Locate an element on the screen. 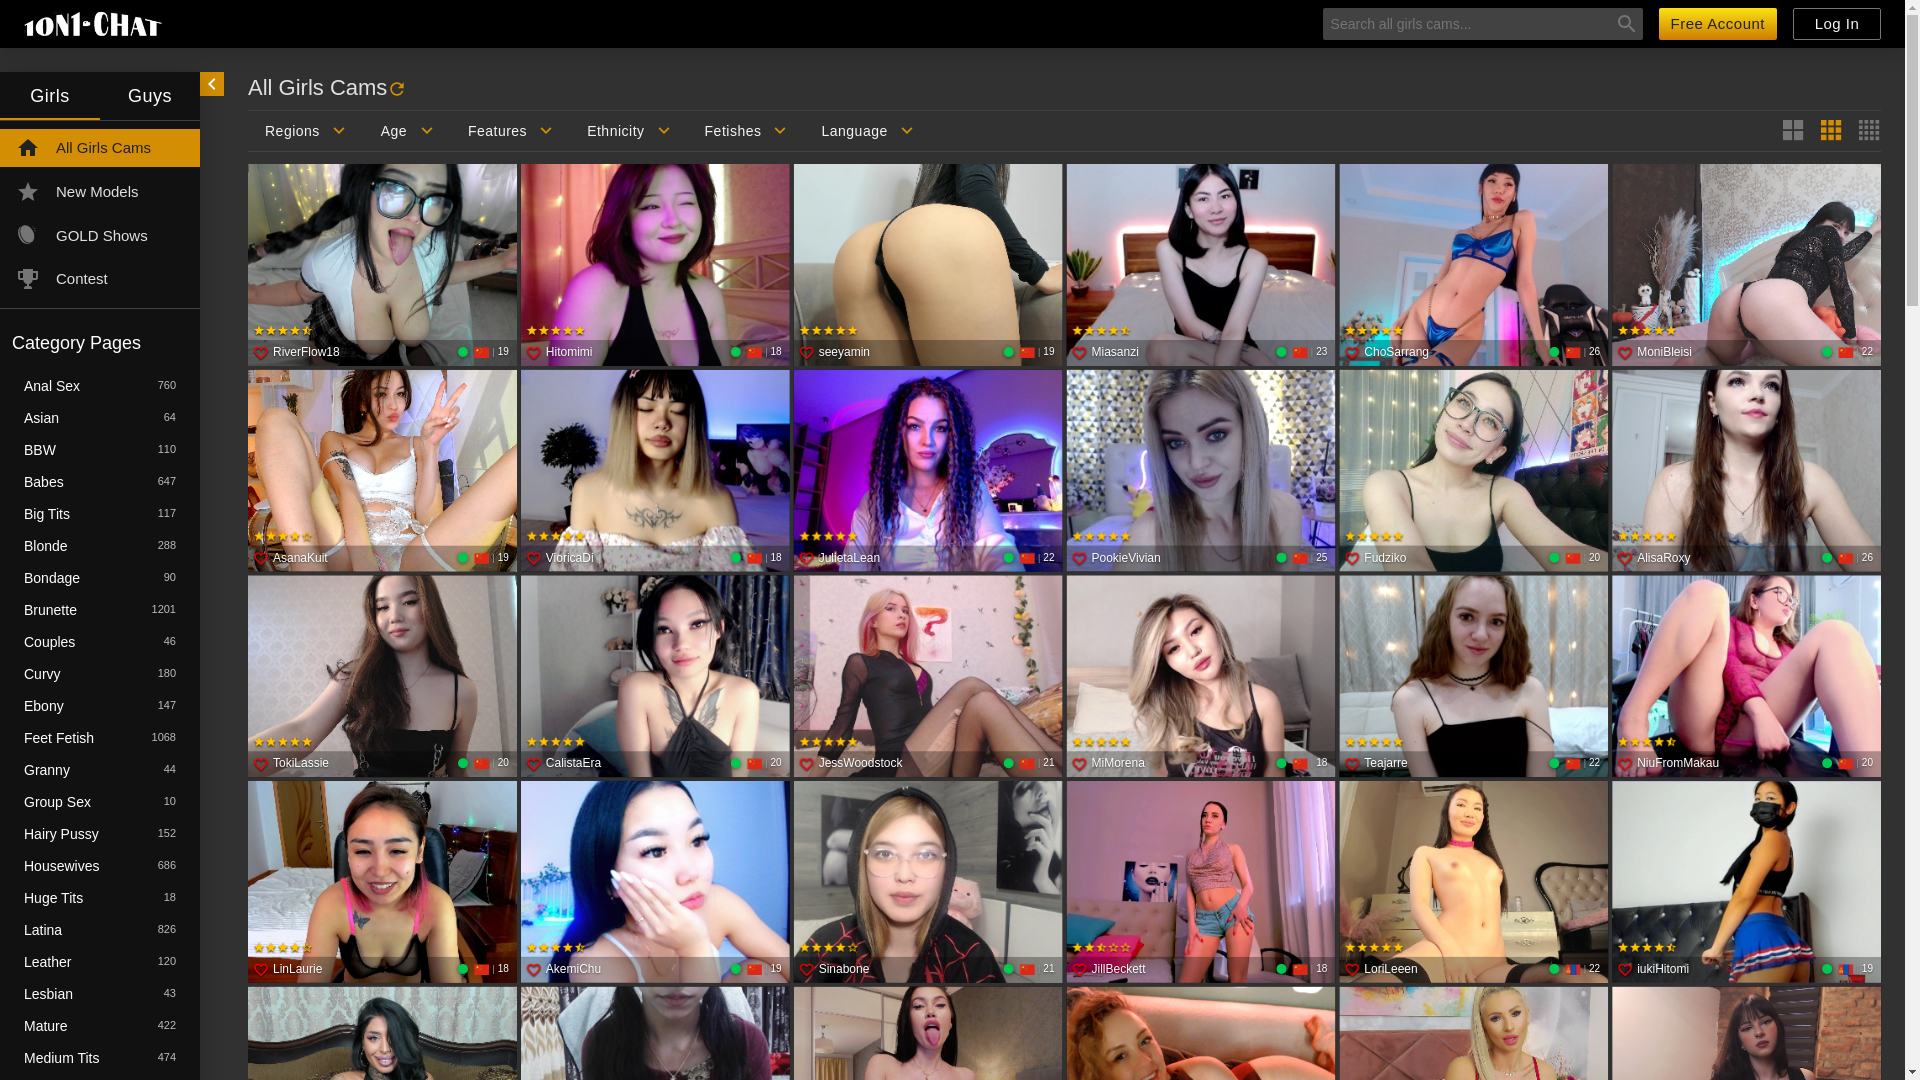 The height and width of the screenshot is (1080, 1920). 'JulietaLean is located at coordinates (927, 472).